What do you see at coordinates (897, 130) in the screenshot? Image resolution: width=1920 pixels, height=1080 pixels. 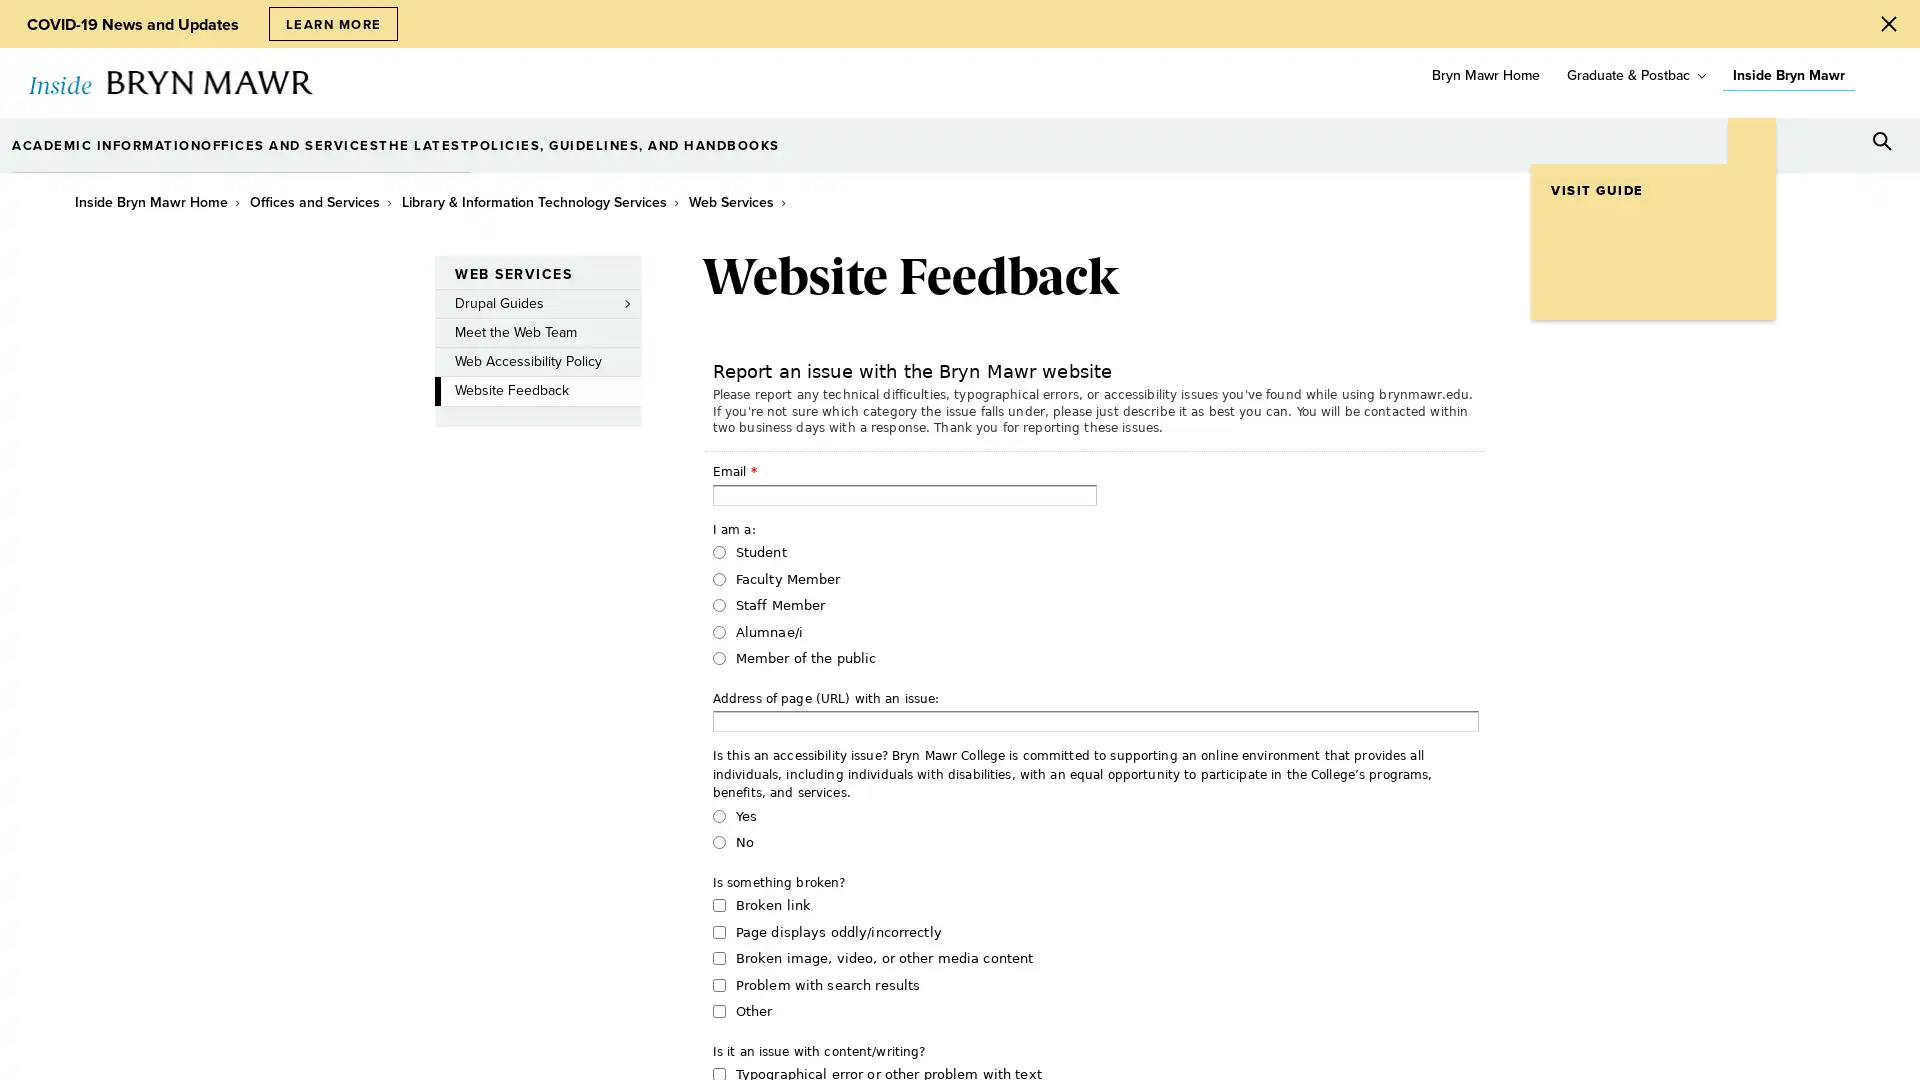 I see `toggle submenu` at bounding box center [897, 130].